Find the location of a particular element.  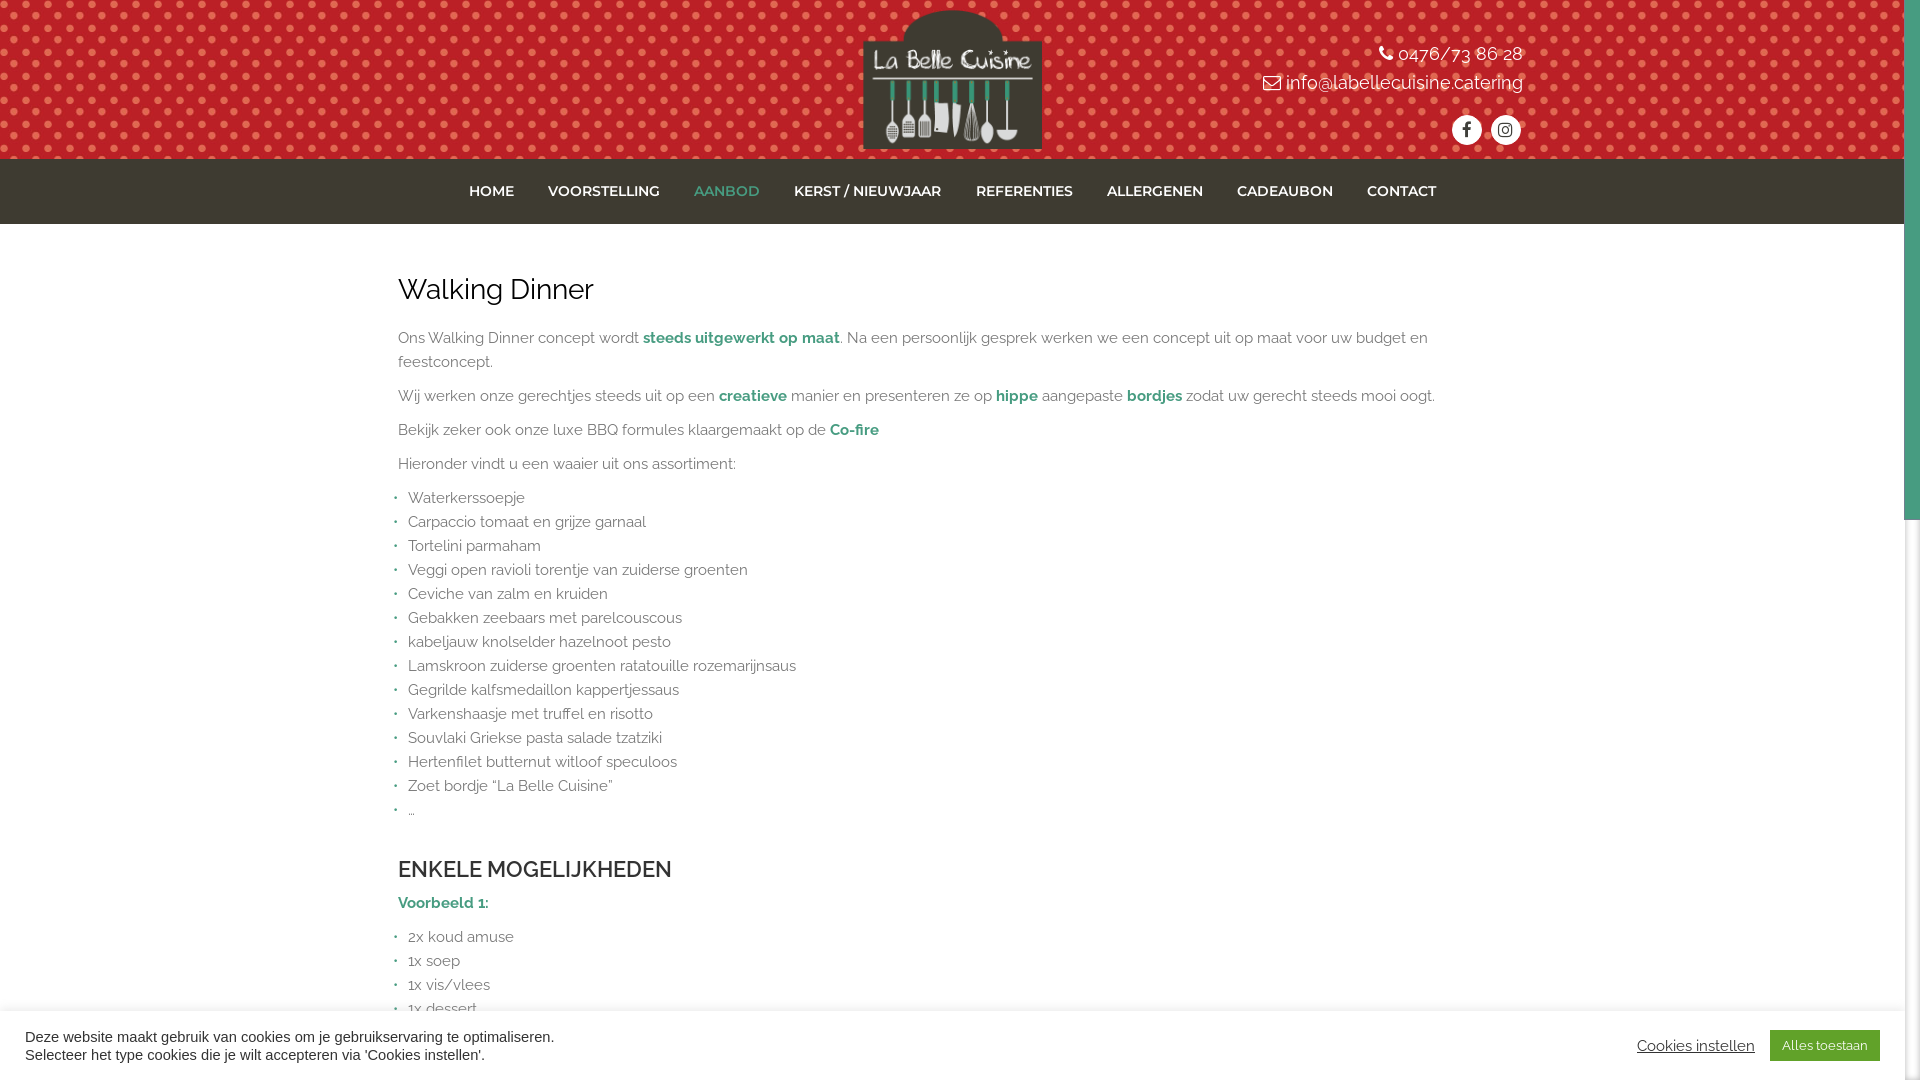

'Cookies instellen' is located at coordinates (1694, 1044).